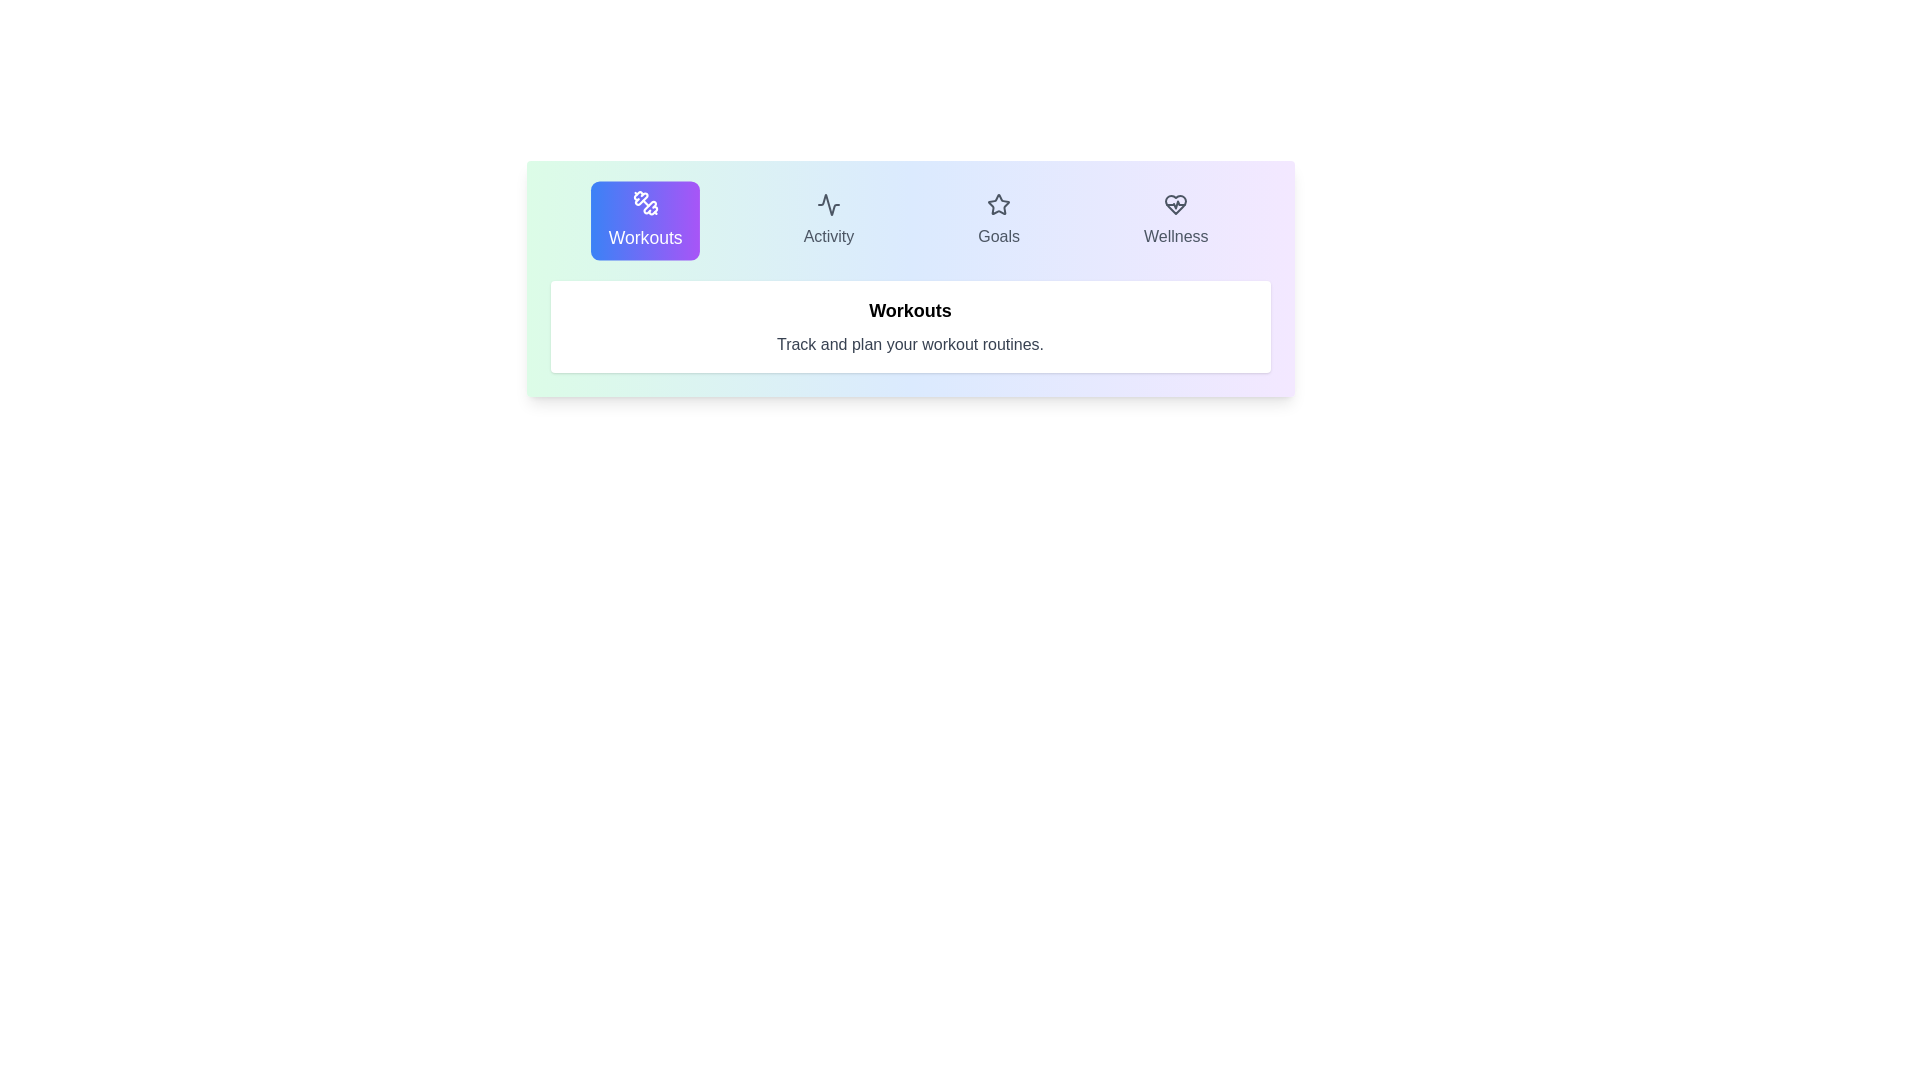  Describe the element at coordinates (909, 343) in the screenshot. I see `the text display stating 'Track and plan your workout routines.' which is located directly beneath the bolded text 'Workouts'` at that location.